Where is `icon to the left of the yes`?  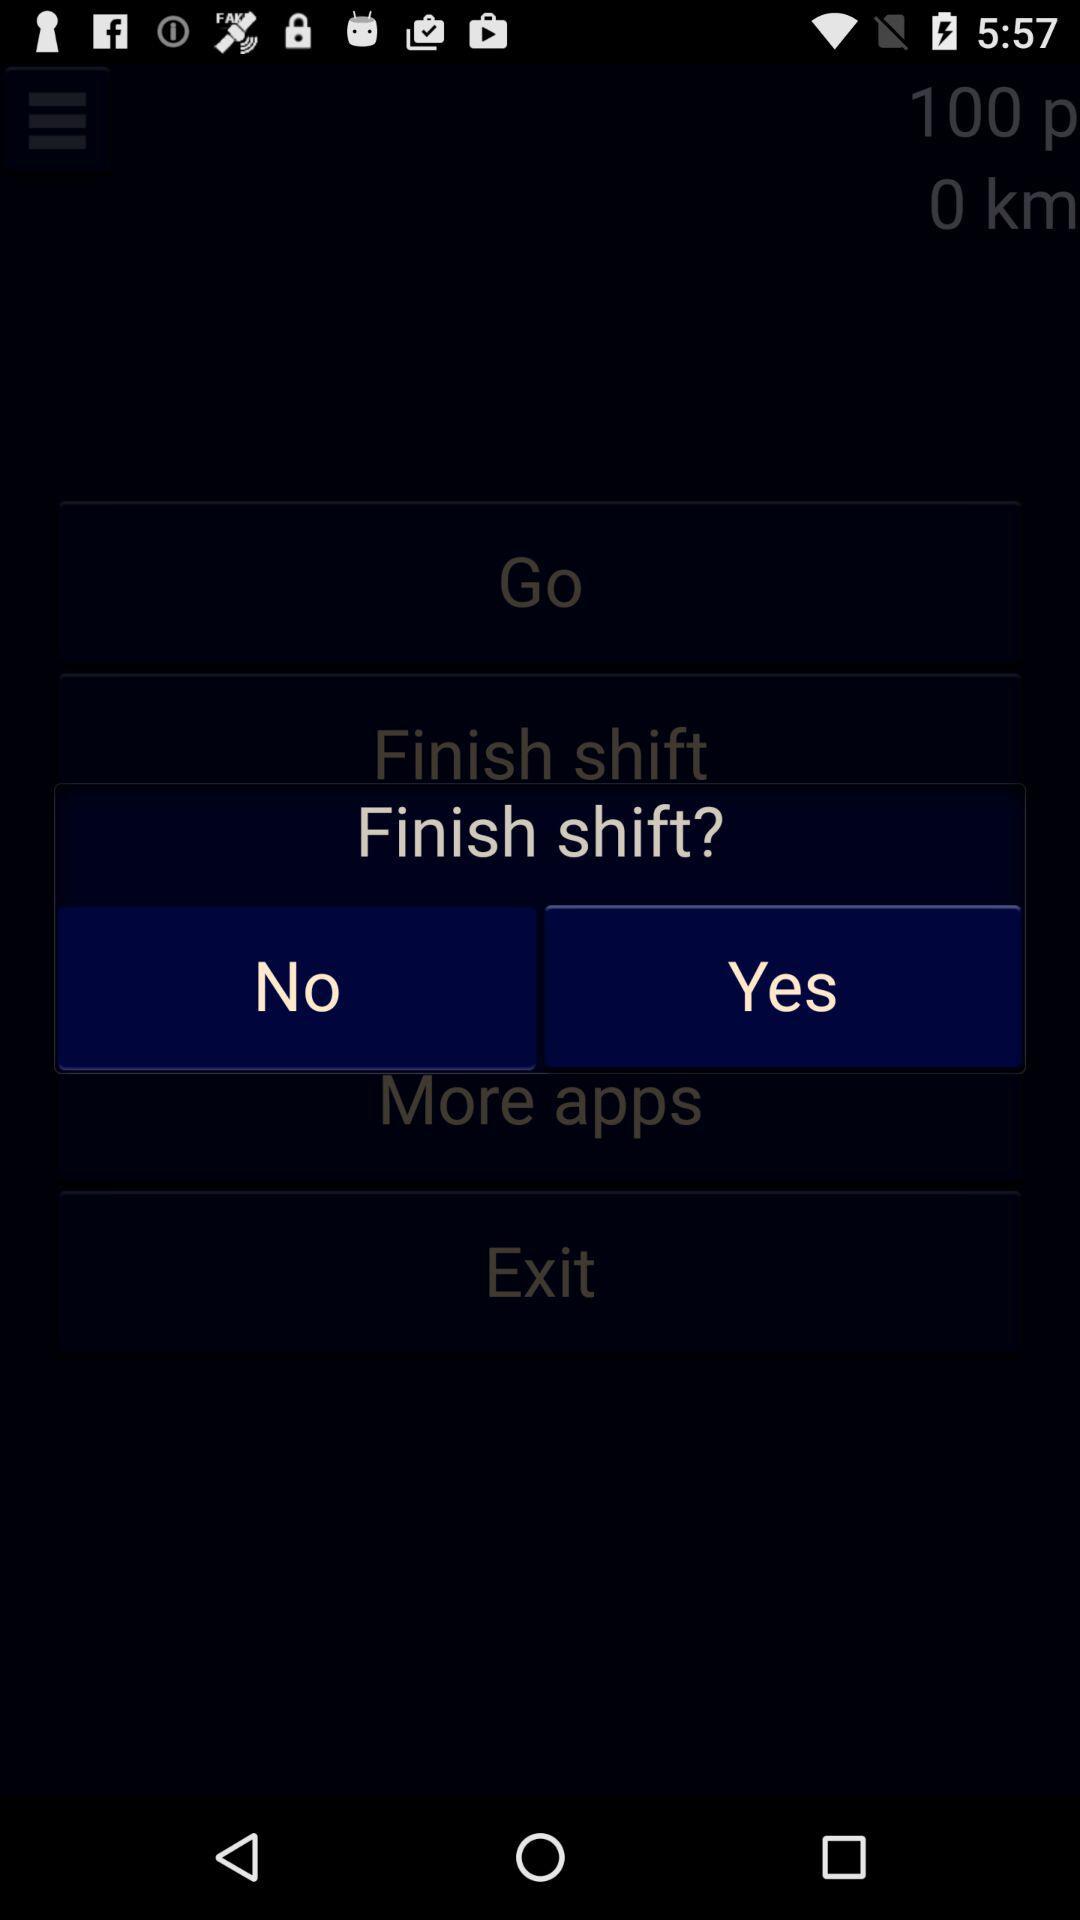
icon to the left of the yes is located at coordinates (297, 987).